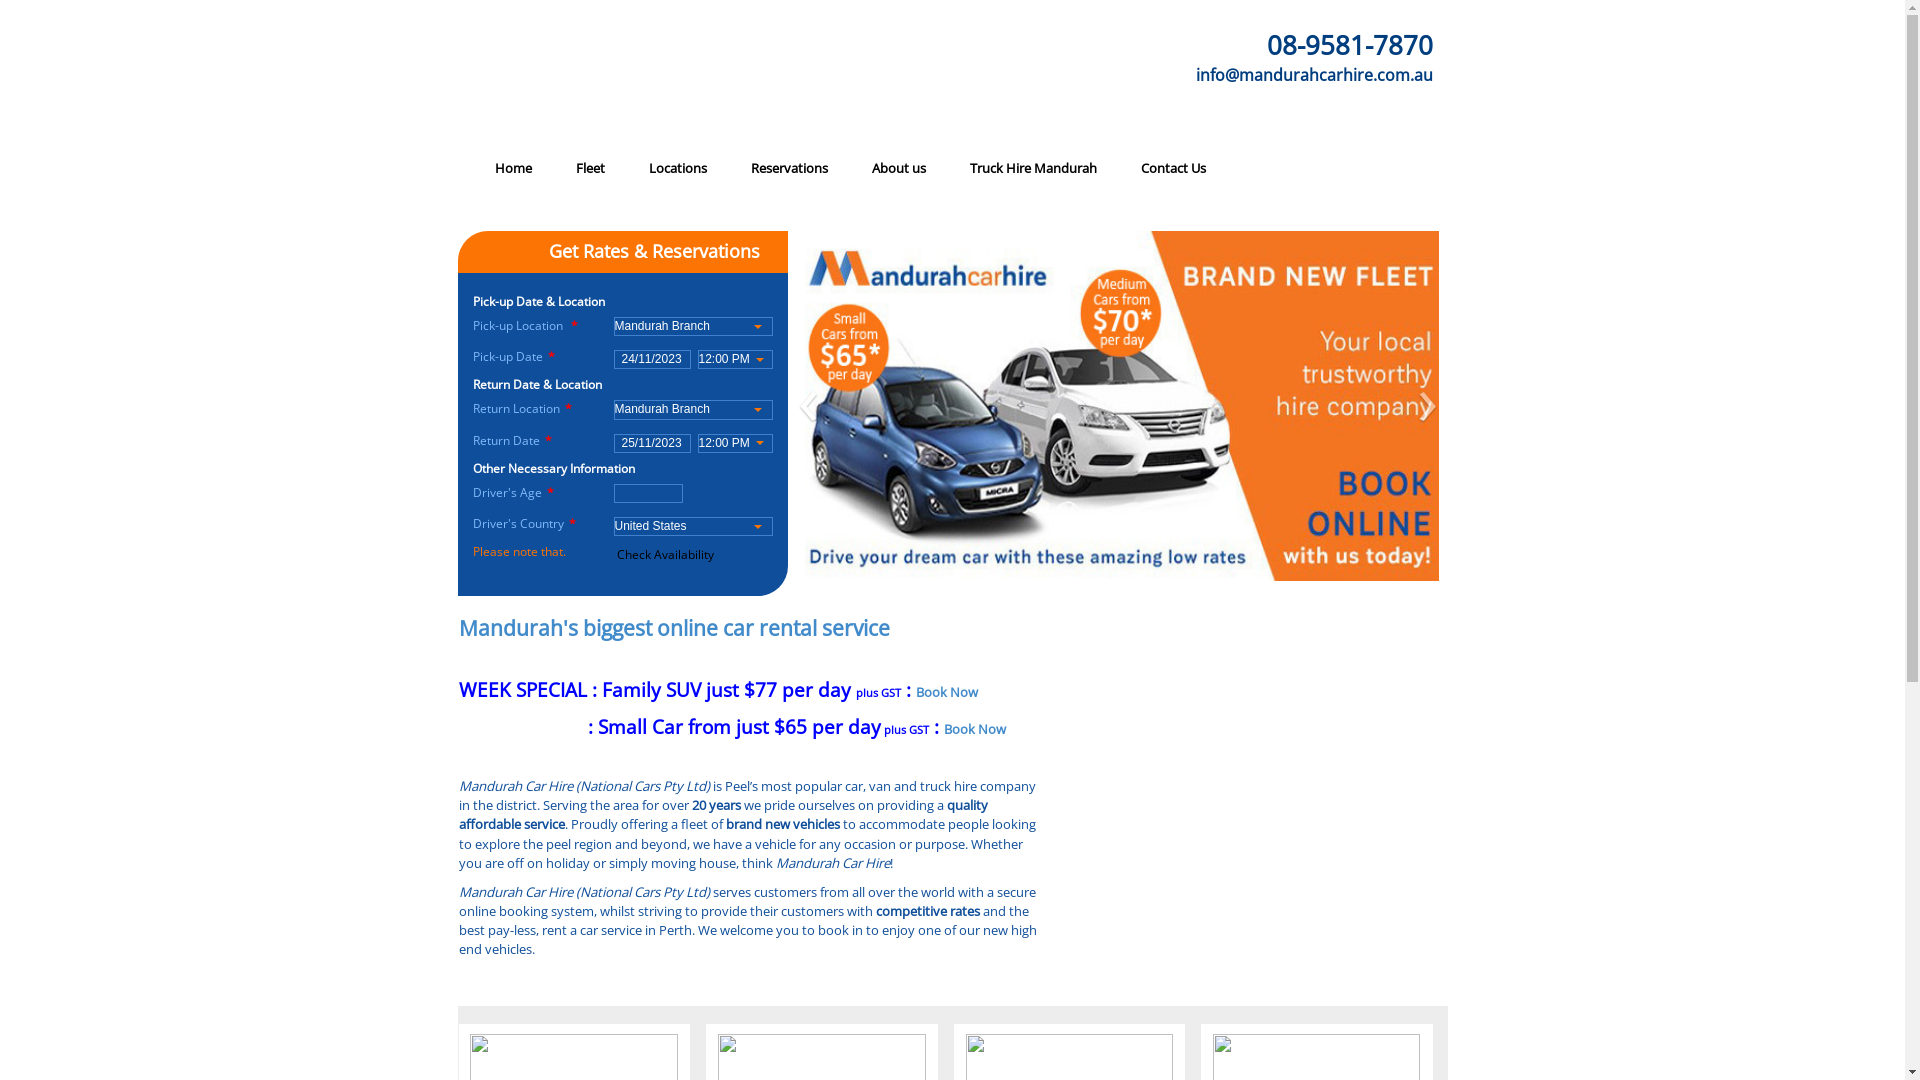 The width and height of the screenshot is (1920, 1080). I want to click on 'United States ', so click(692, 525).